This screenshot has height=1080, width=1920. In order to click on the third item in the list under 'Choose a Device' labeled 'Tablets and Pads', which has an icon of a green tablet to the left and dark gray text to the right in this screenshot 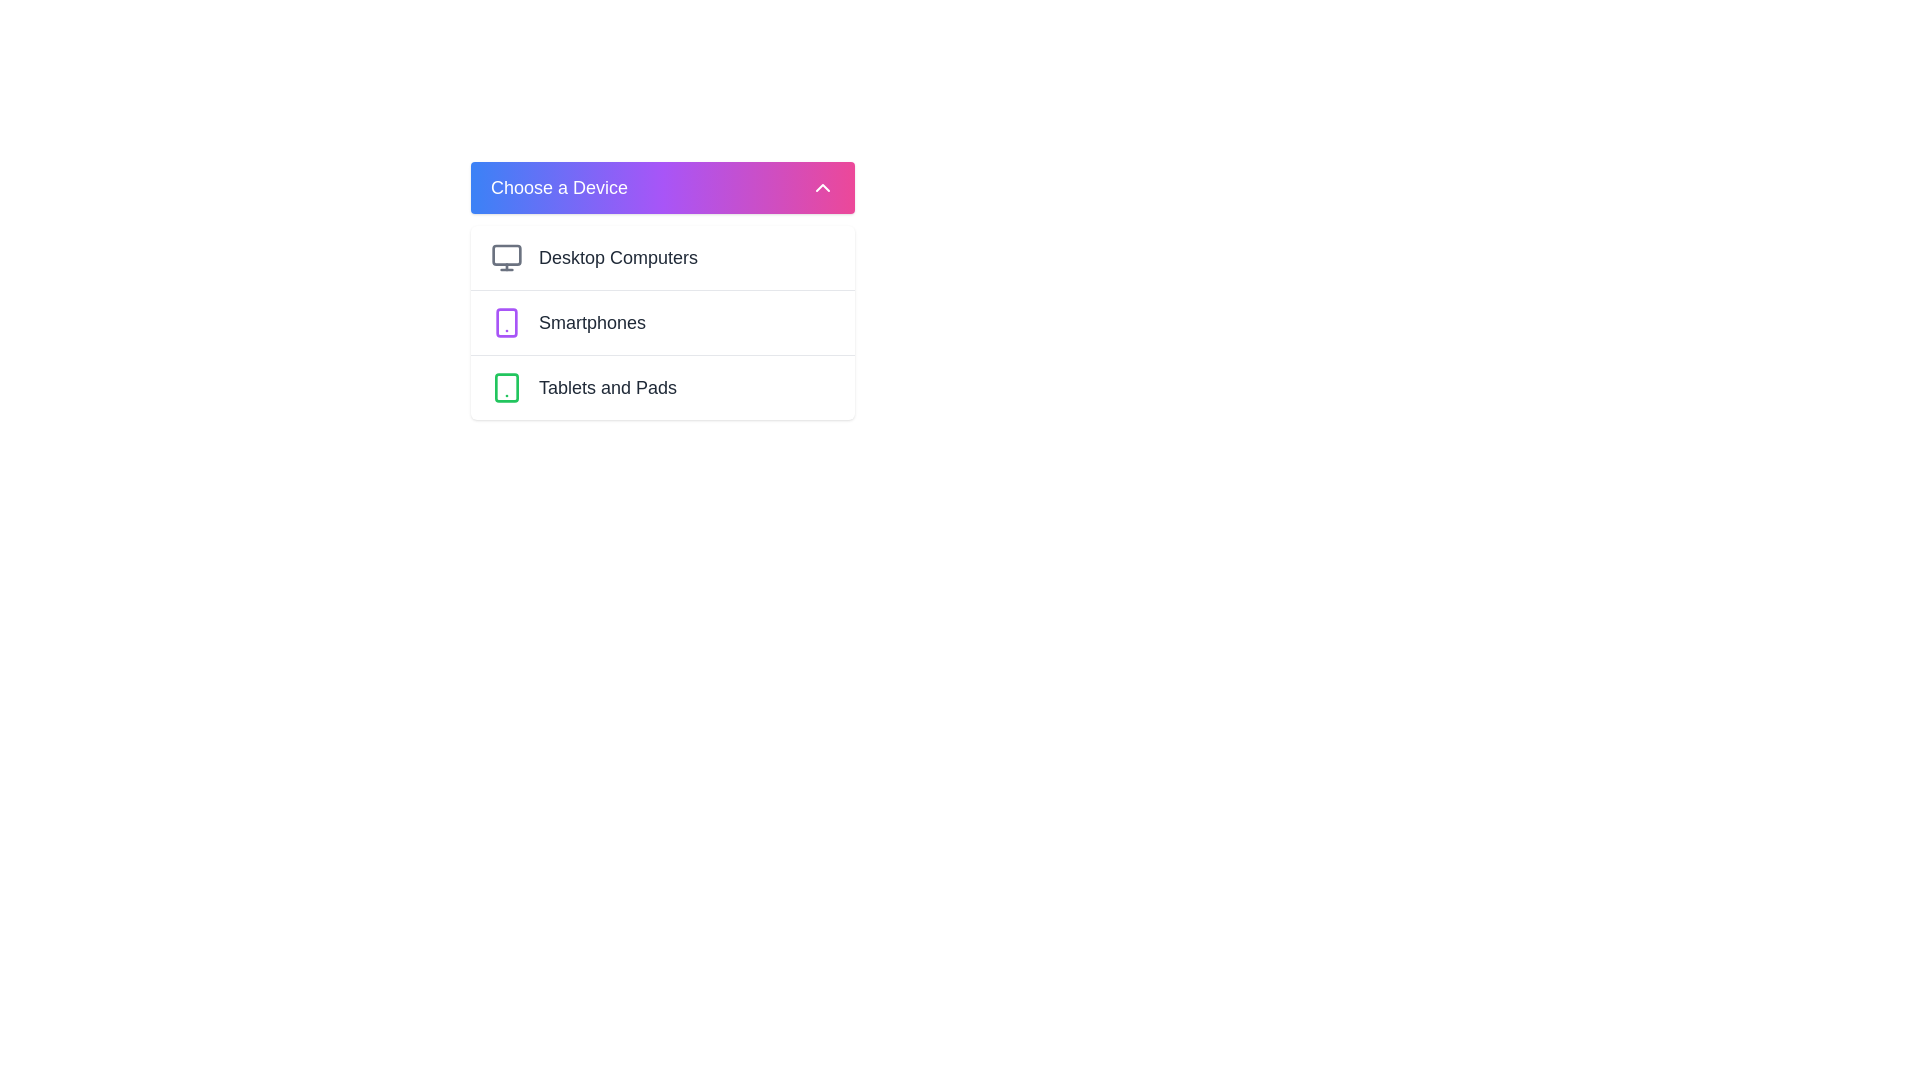, I will do `click(662, 387)`.